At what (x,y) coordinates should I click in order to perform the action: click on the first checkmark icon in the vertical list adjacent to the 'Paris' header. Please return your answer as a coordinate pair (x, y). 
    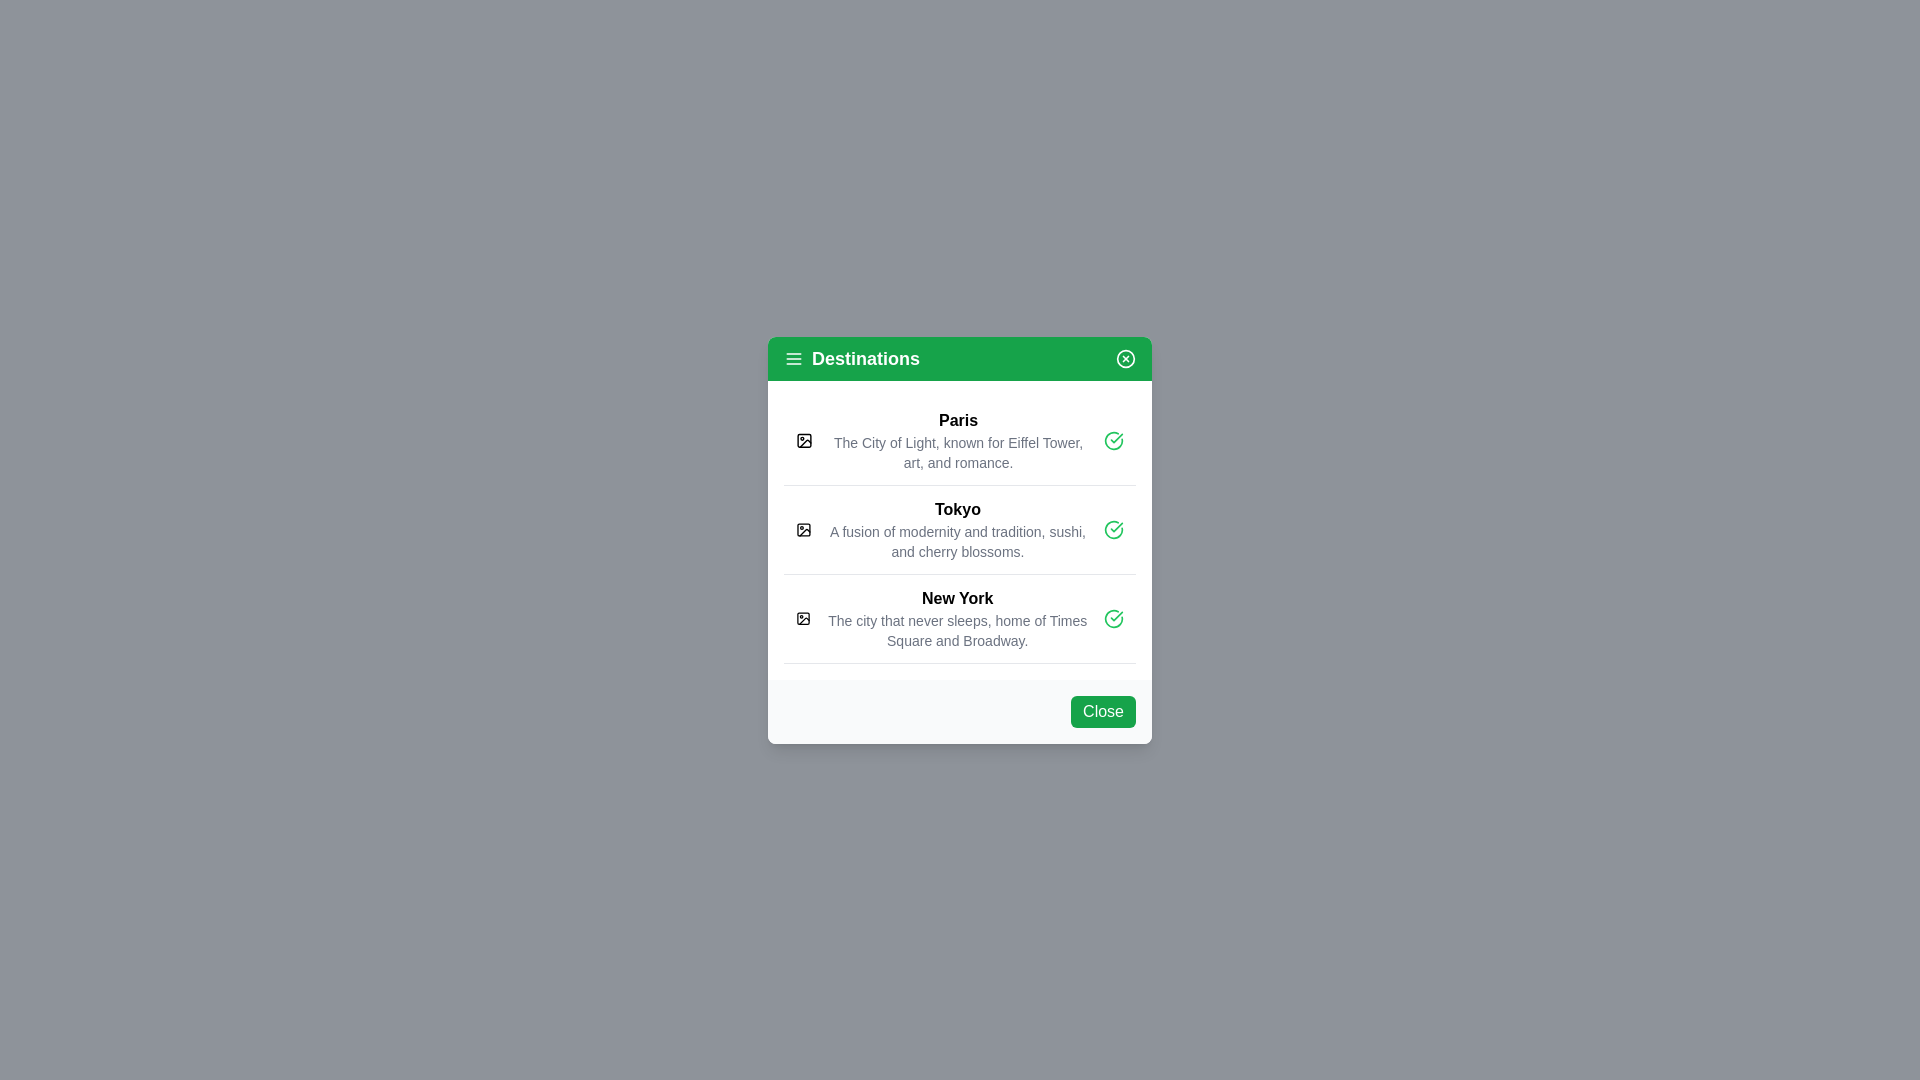
    Looking at the image, I should click on (1112, 438).